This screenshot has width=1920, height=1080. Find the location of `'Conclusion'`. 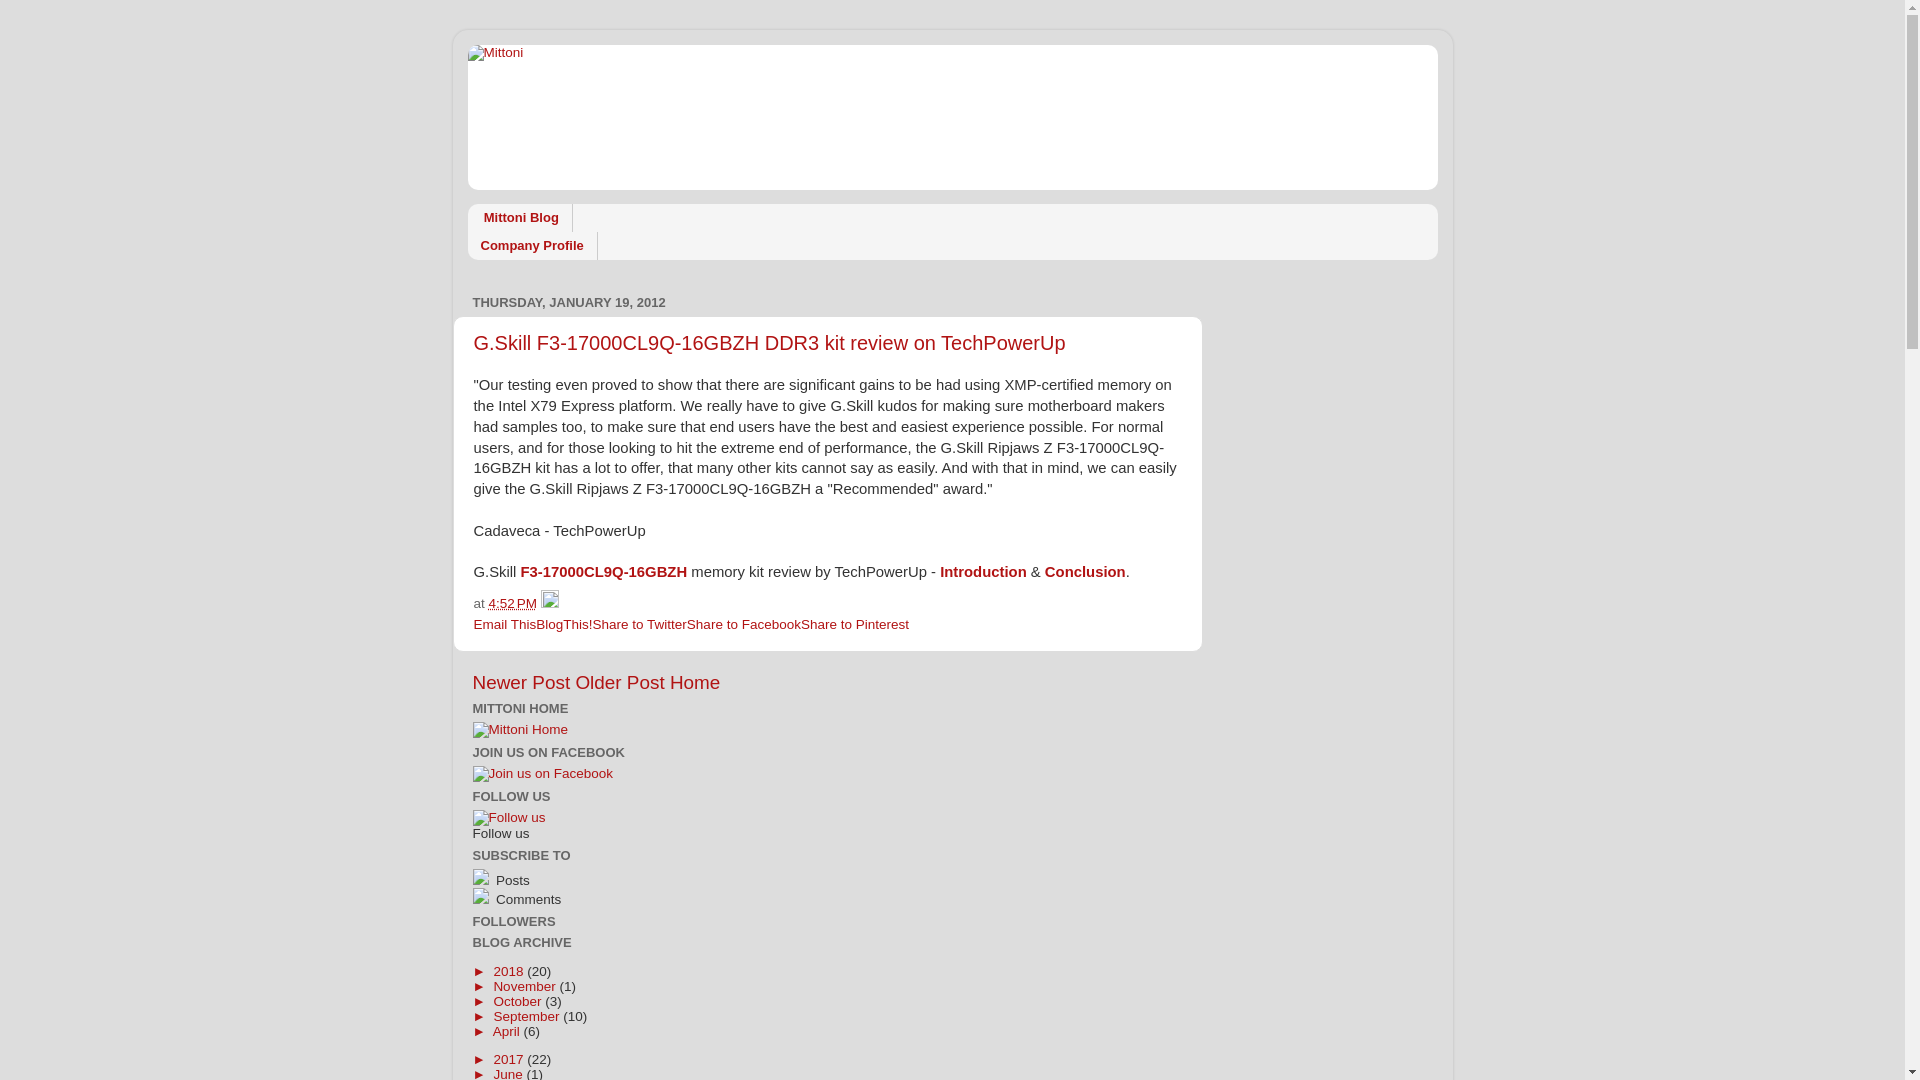

'Conclusion' is located at coordinates (1084, 571).